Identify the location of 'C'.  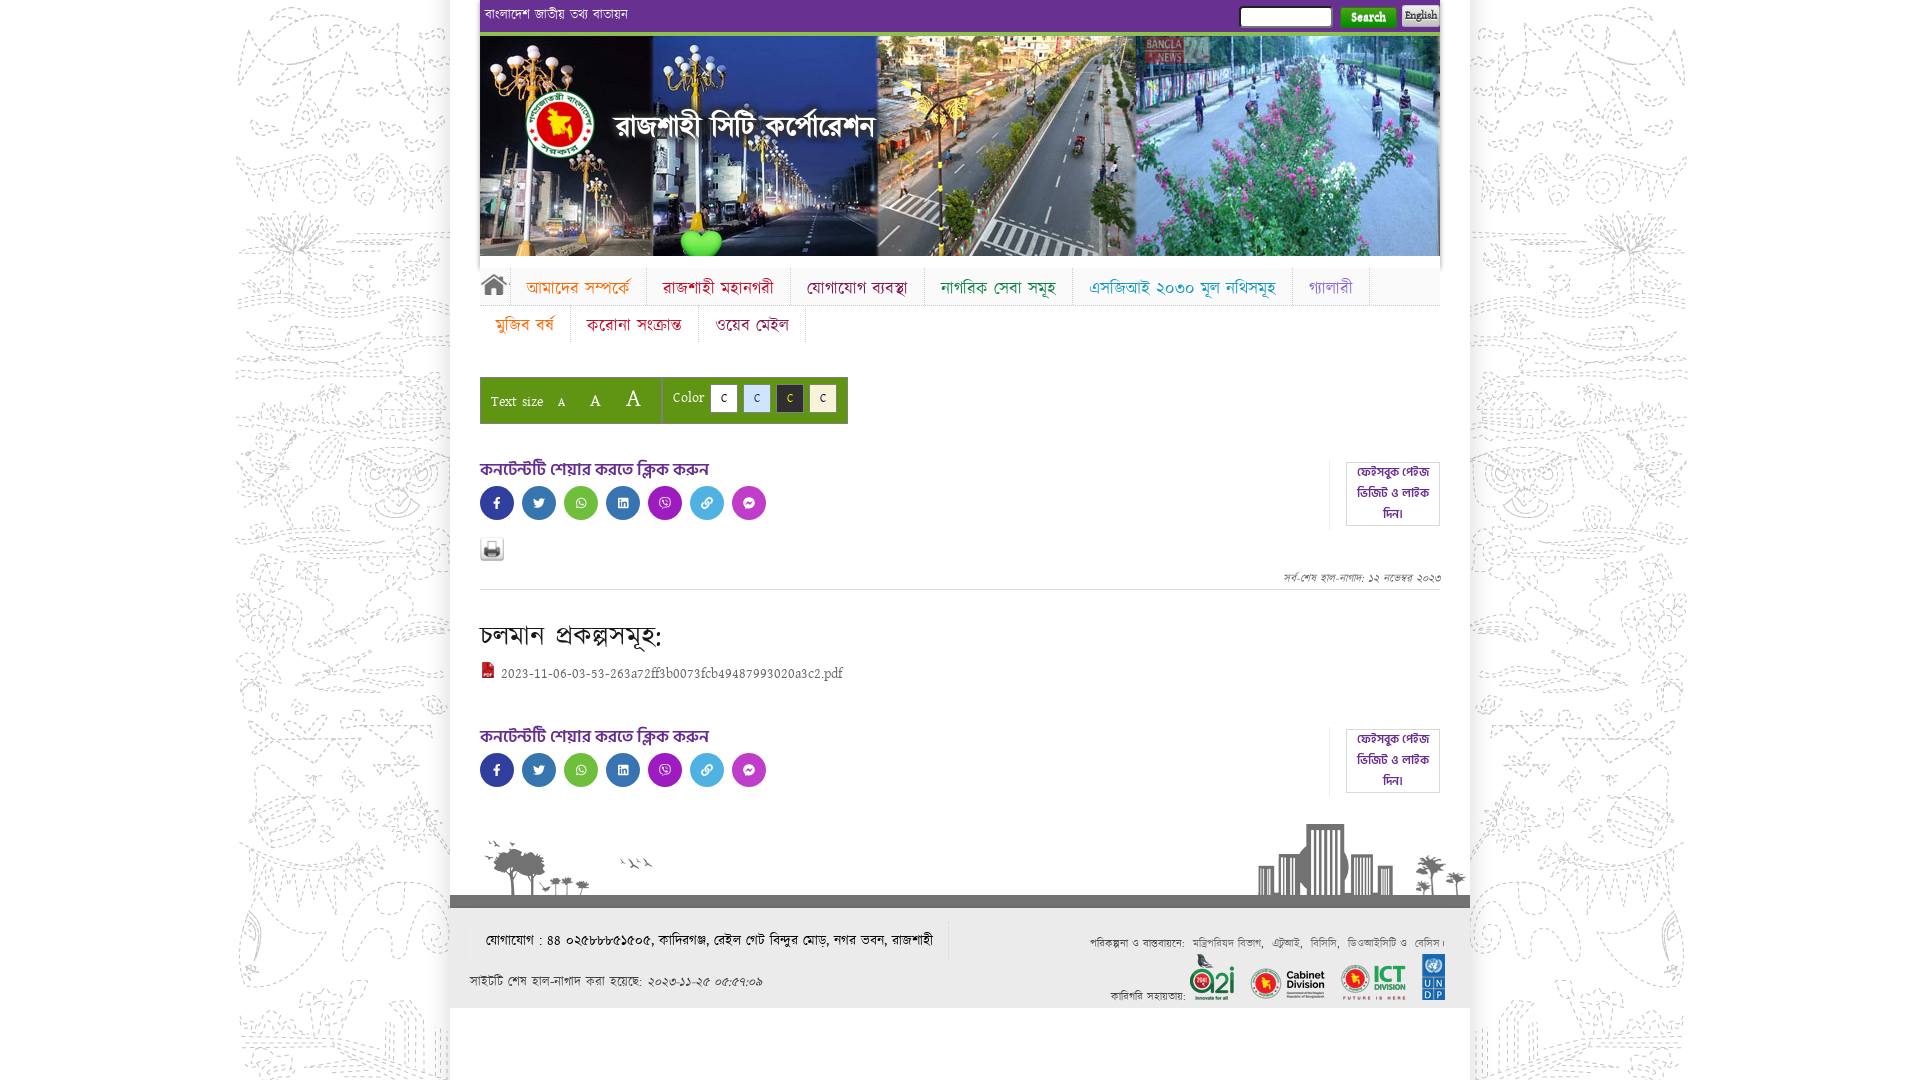
(710, 398).